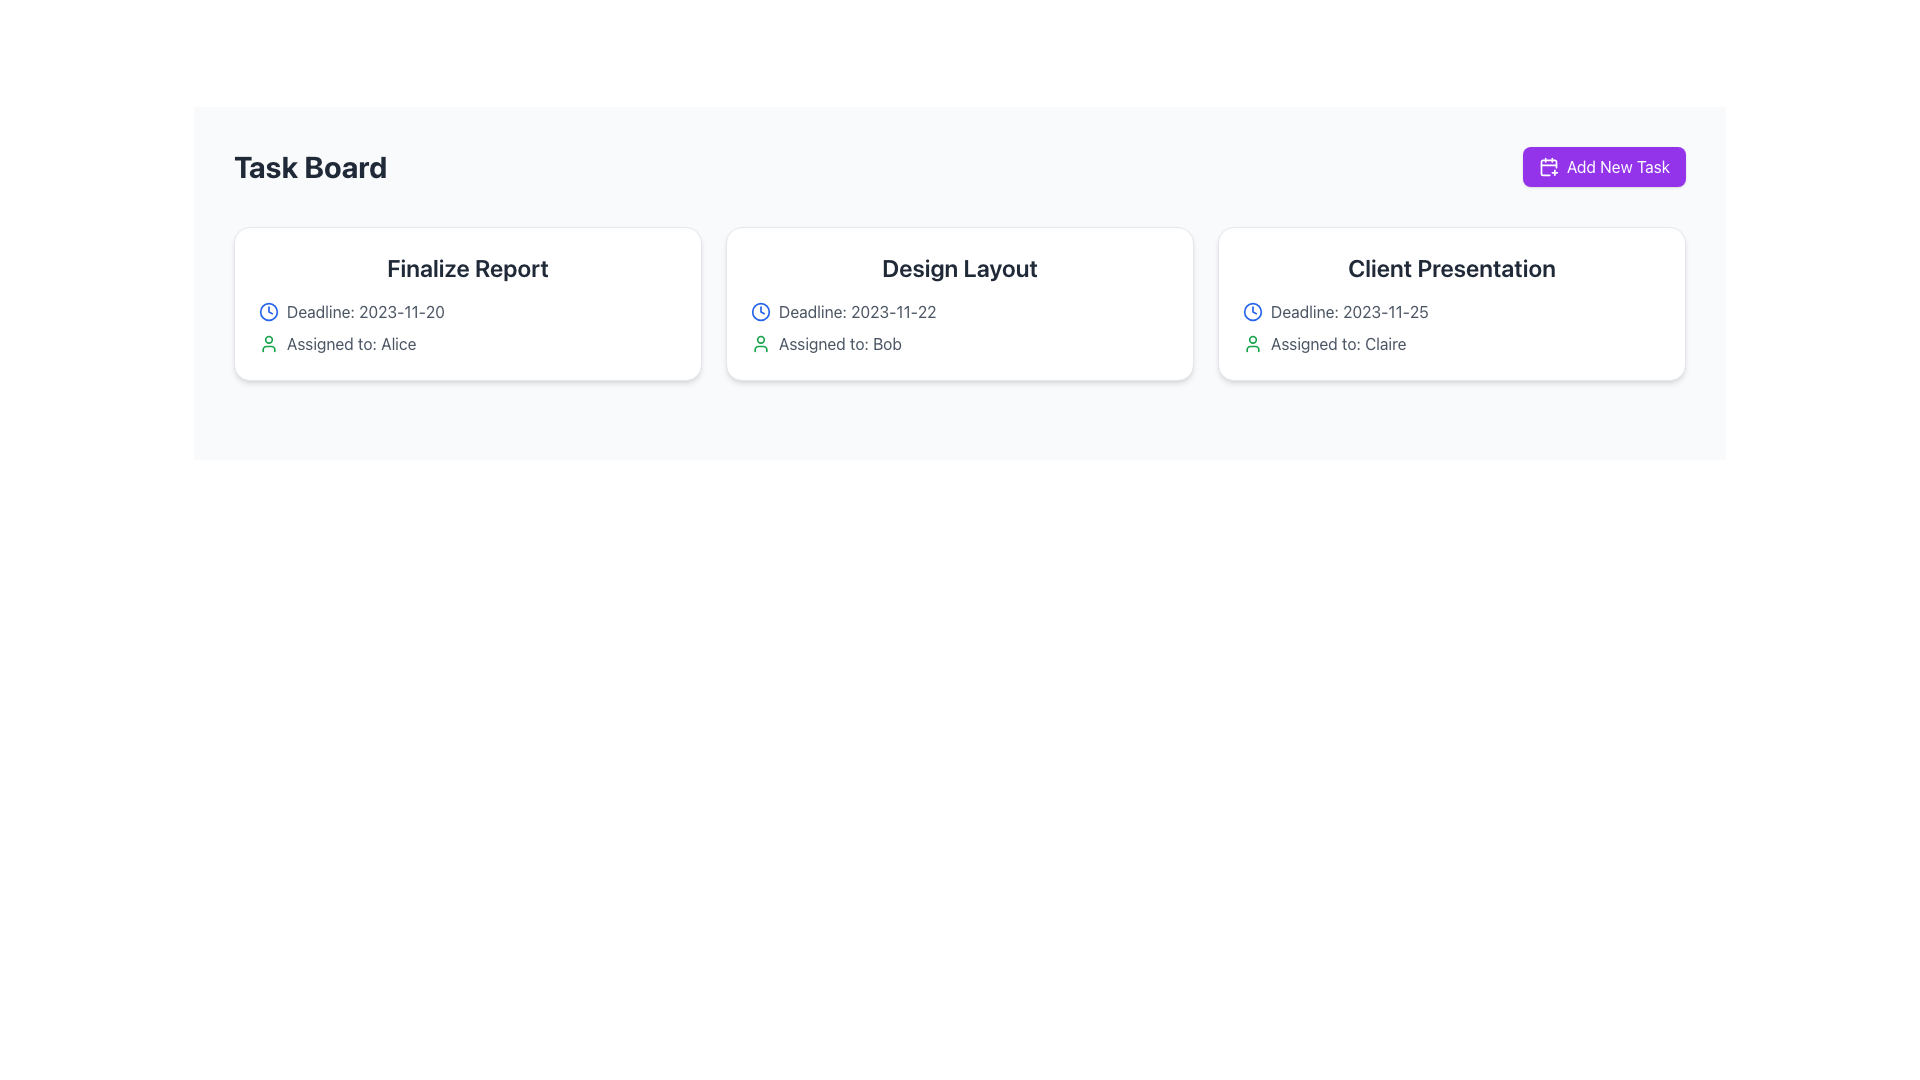  What do you see at coordinates (1451, 304) in the screenshot?
I see `information displayed on the task card titled 'Client Presentation', which is the third card in the rightmost column of the task board layout` at bounding box center [1451, 304].